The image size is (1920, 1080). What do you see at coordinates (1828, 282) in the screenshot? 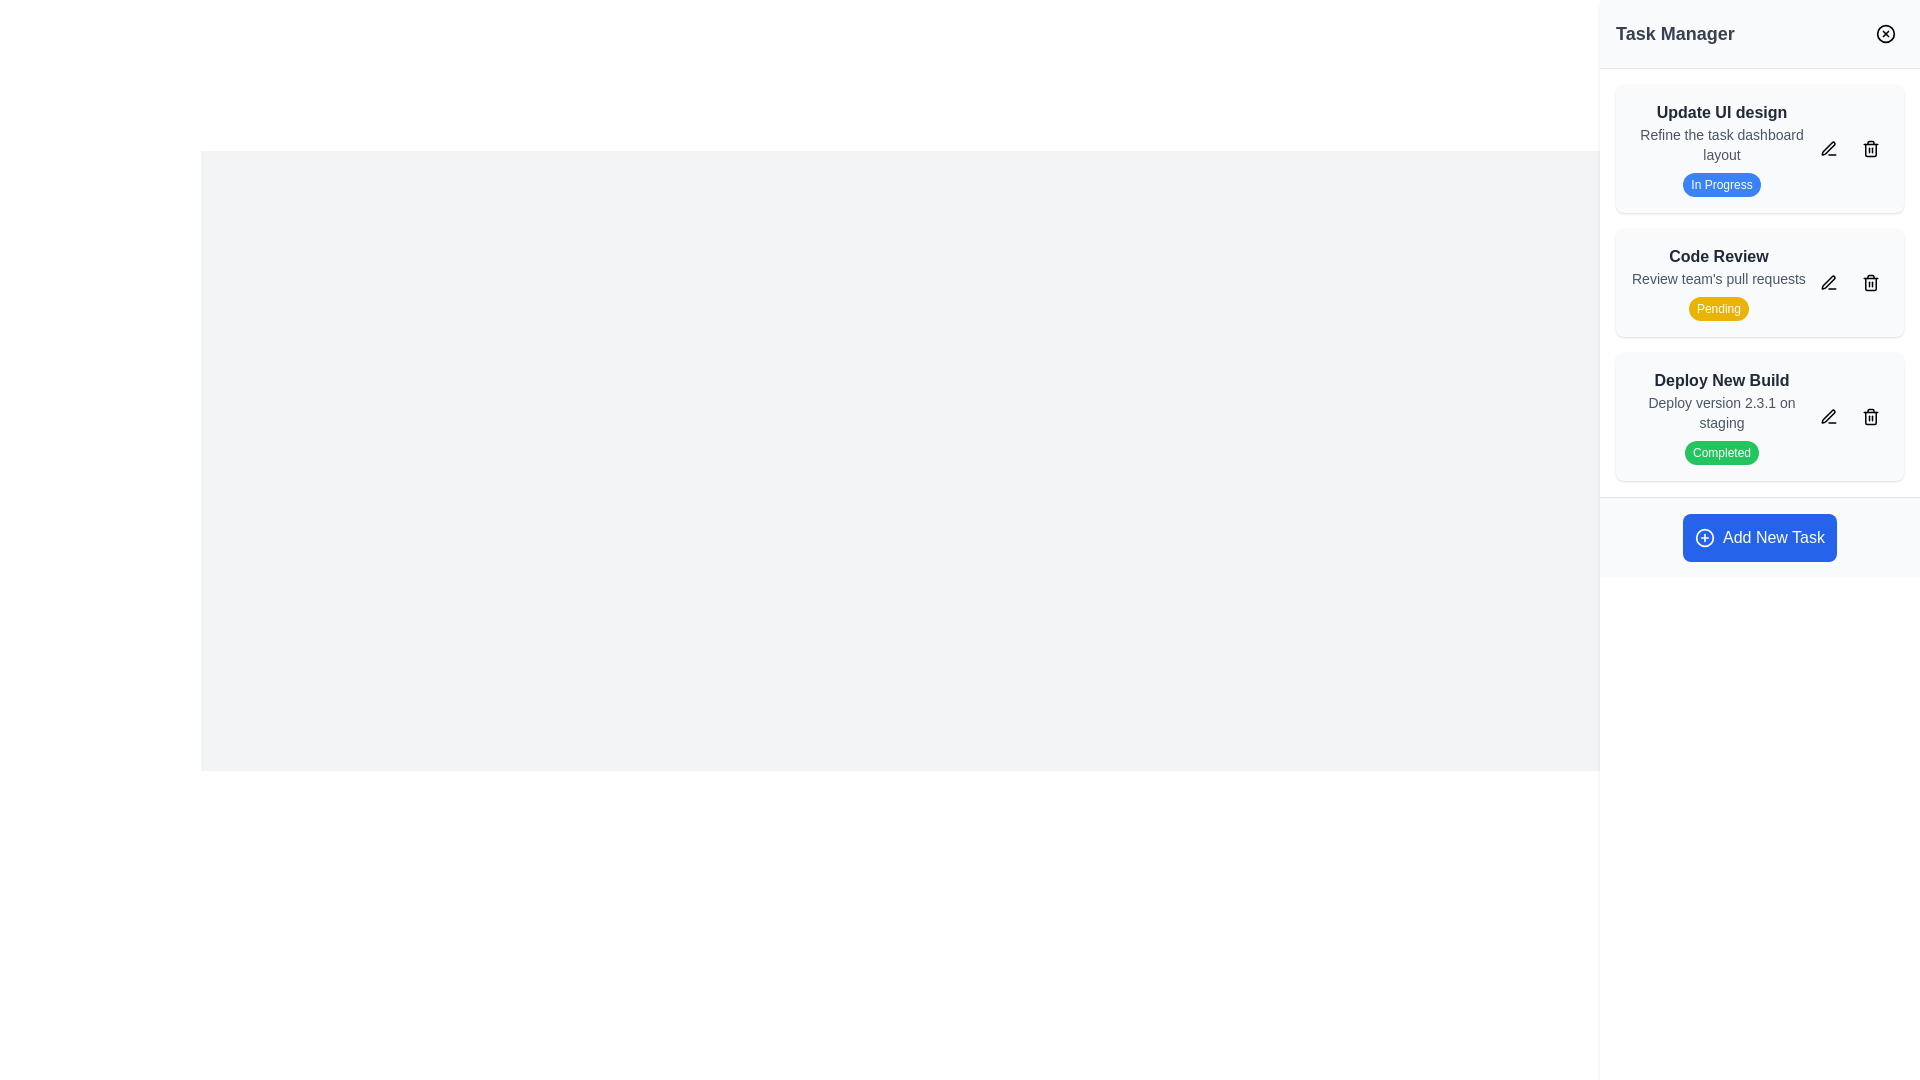
I see `the Edit Action icon button, which is styled as a pen and line, located within the 'Code Review' card in the right-hand panel of the application under 'Task Manager.'` at bounding box center [1828, 282].